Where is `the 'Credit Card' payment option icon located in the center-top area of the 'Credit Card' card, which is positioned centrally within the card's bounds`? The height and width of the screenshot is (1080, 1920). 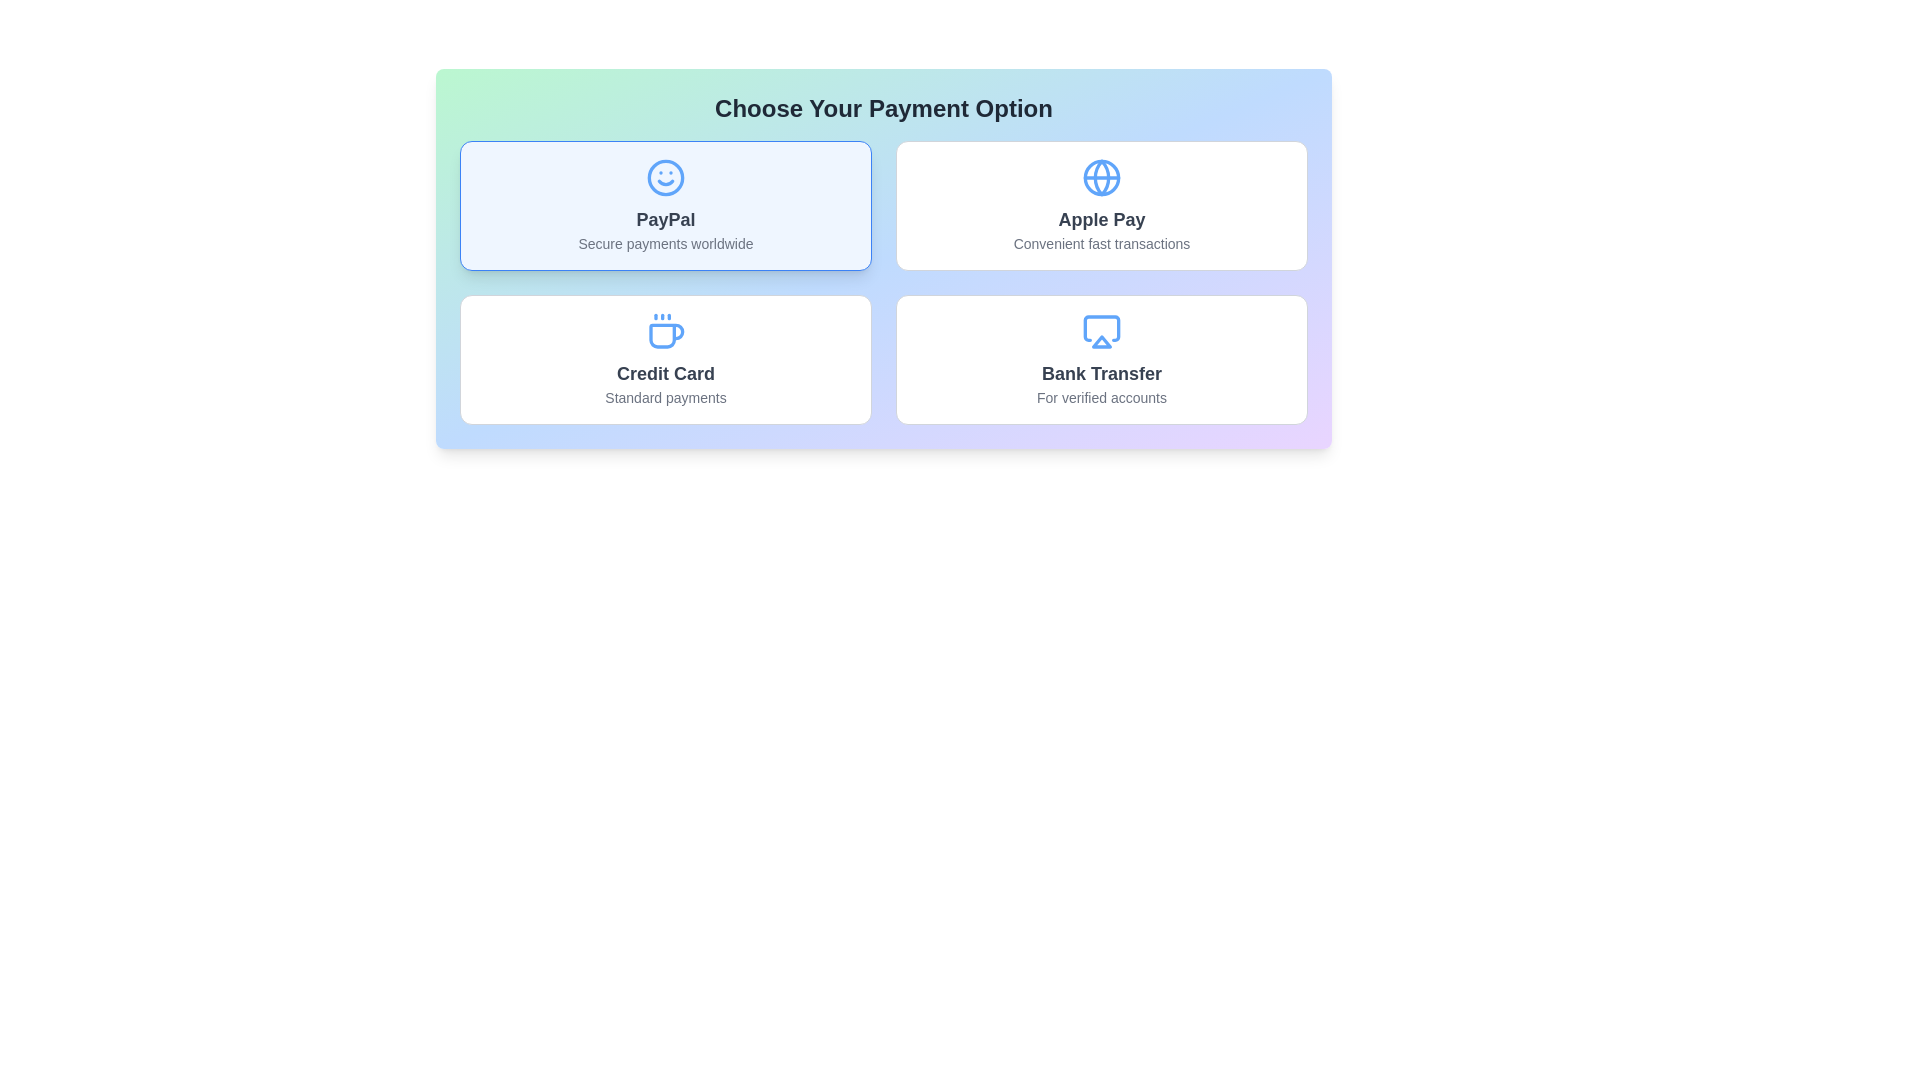 the 'Credit Card' payment option icon located in the center-top area of the 'Credit Card' card, which is positioned centrally within the card's bounds is located at coordinates (666, 330).